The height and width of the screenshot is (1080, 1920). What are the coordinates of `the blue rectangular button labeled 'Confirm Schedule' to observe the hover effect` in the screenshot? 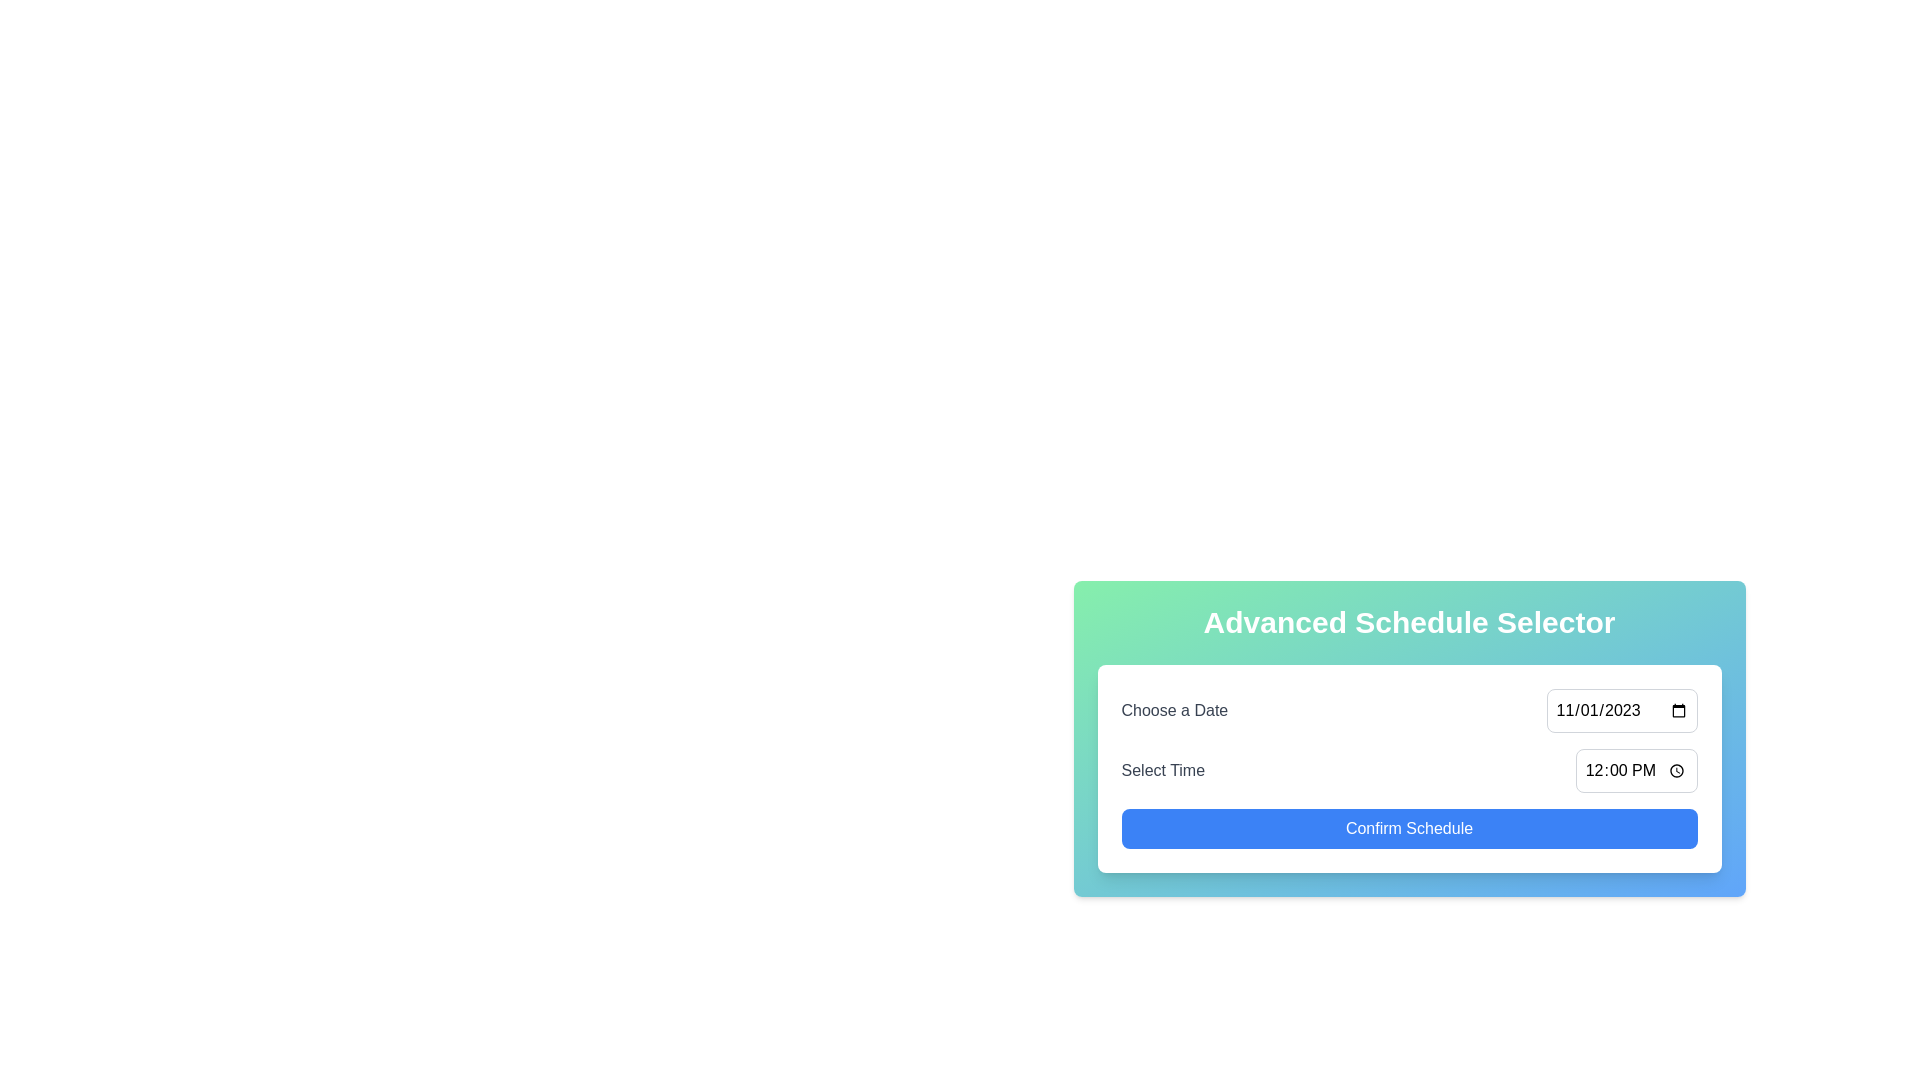 It's located at (1408, 829).